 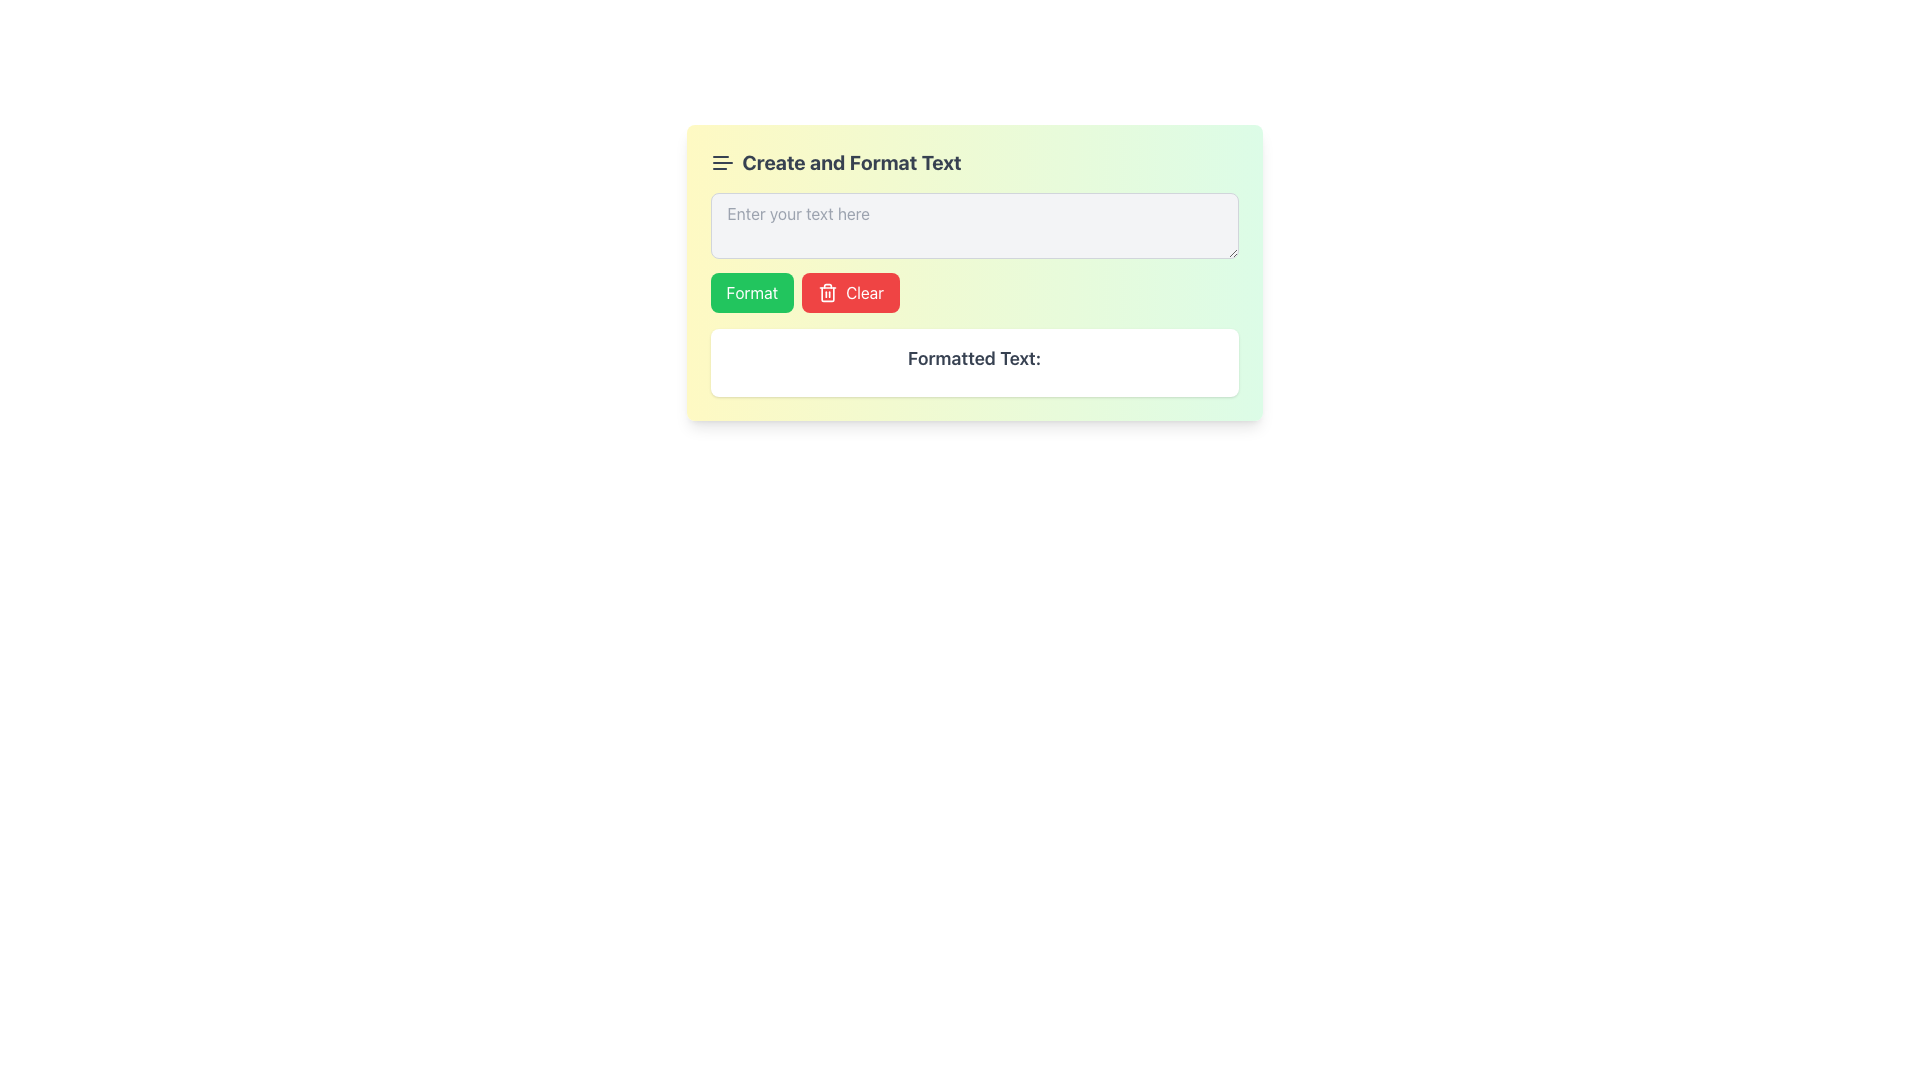 I want to click on the green 'Format' button with white text, so click(x=751, y=293).